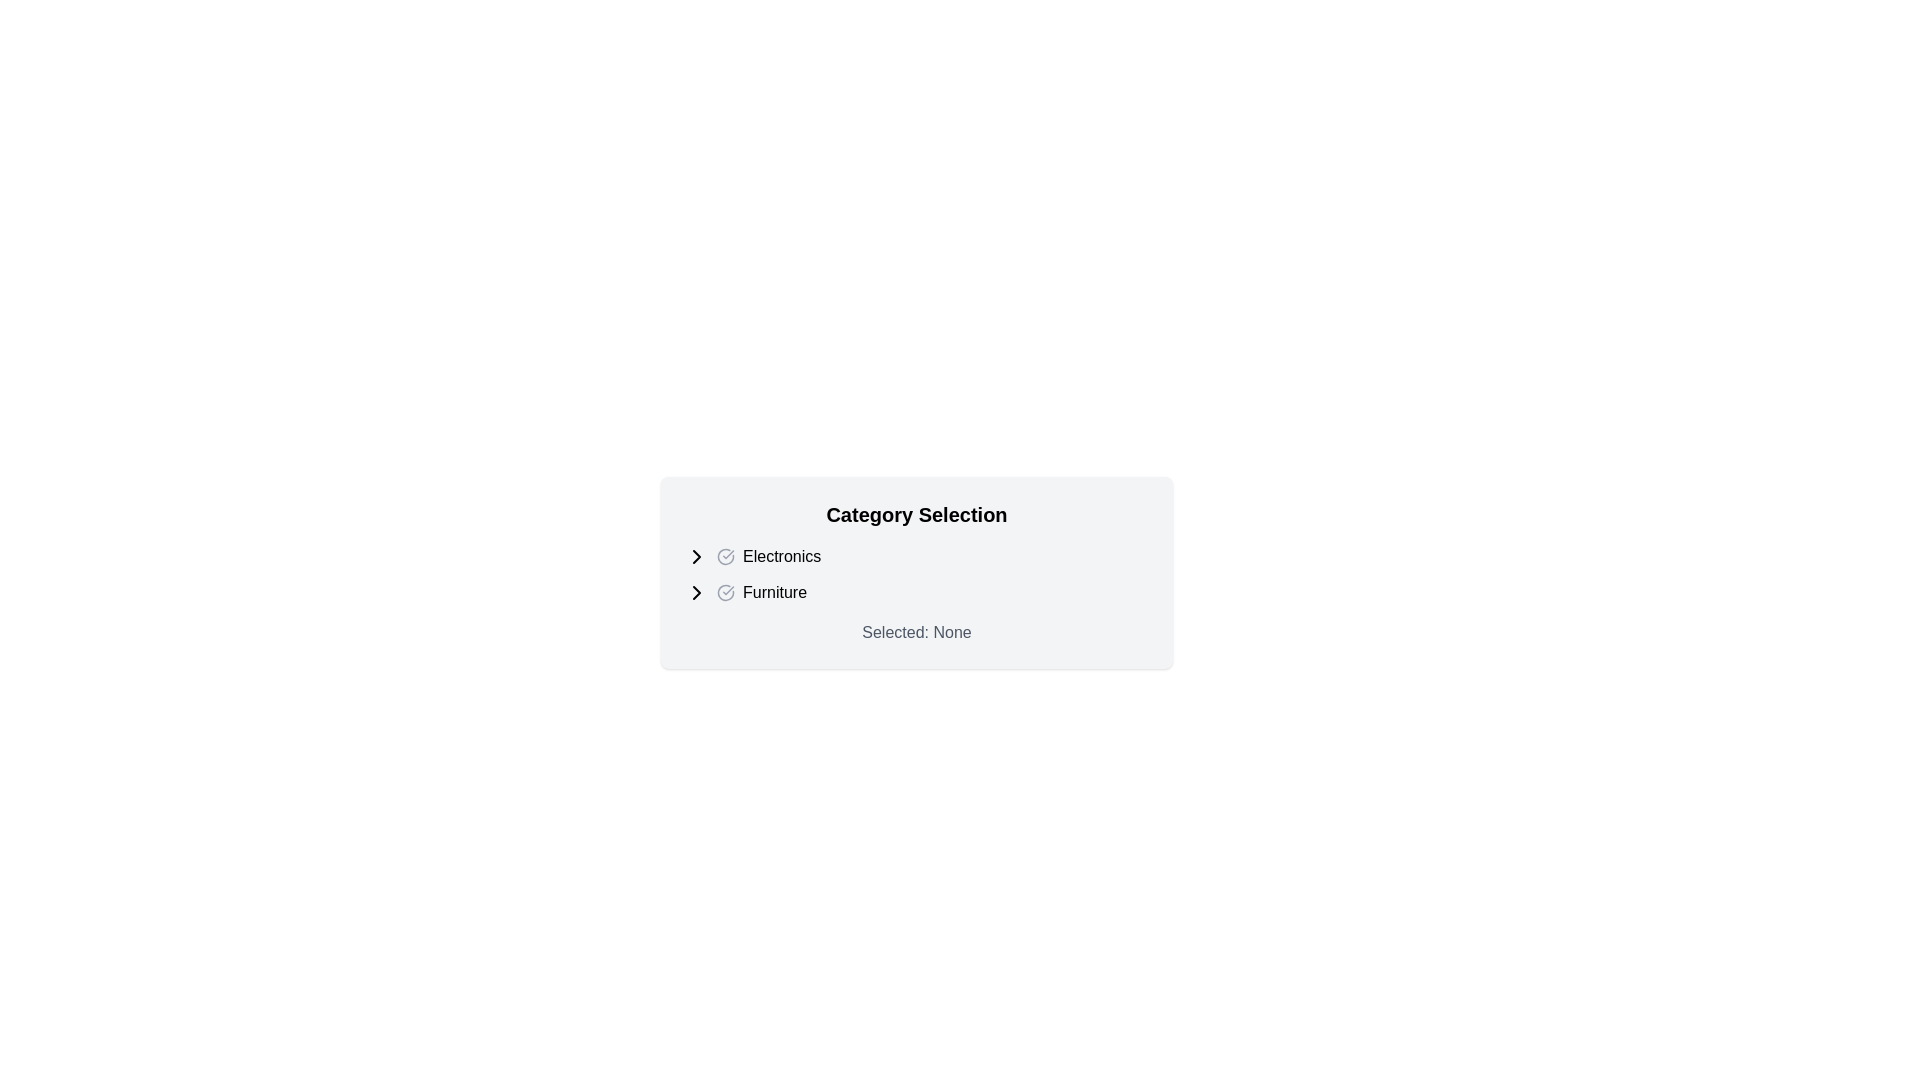 The width and height of the screenshot is (1920, 1080). Describe the element at coordinates (915, 573) in the screenshot. I see `the panel titled 'Category Selection'` at that location.